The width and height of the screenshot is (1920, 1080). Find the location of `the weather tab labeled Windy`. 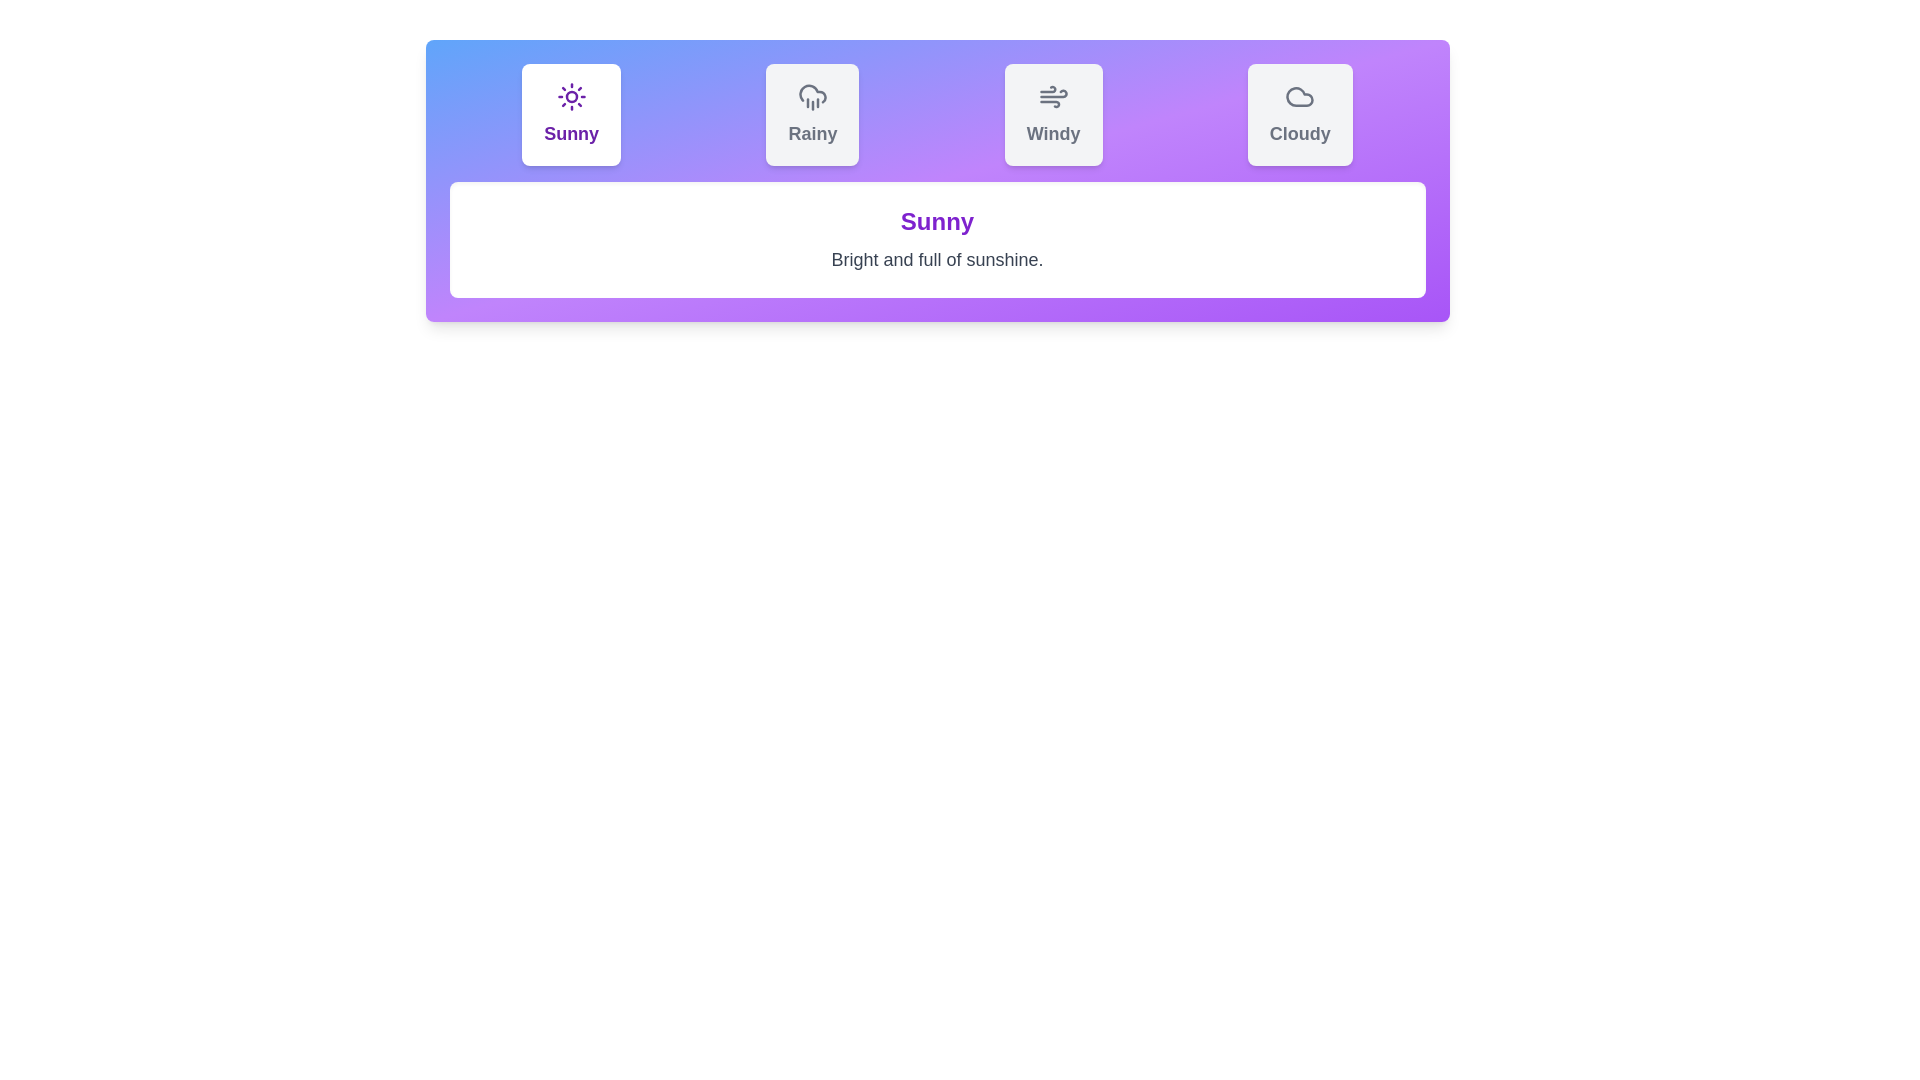

the weather tab labeled Windy is located at coordinates (1052, 115).